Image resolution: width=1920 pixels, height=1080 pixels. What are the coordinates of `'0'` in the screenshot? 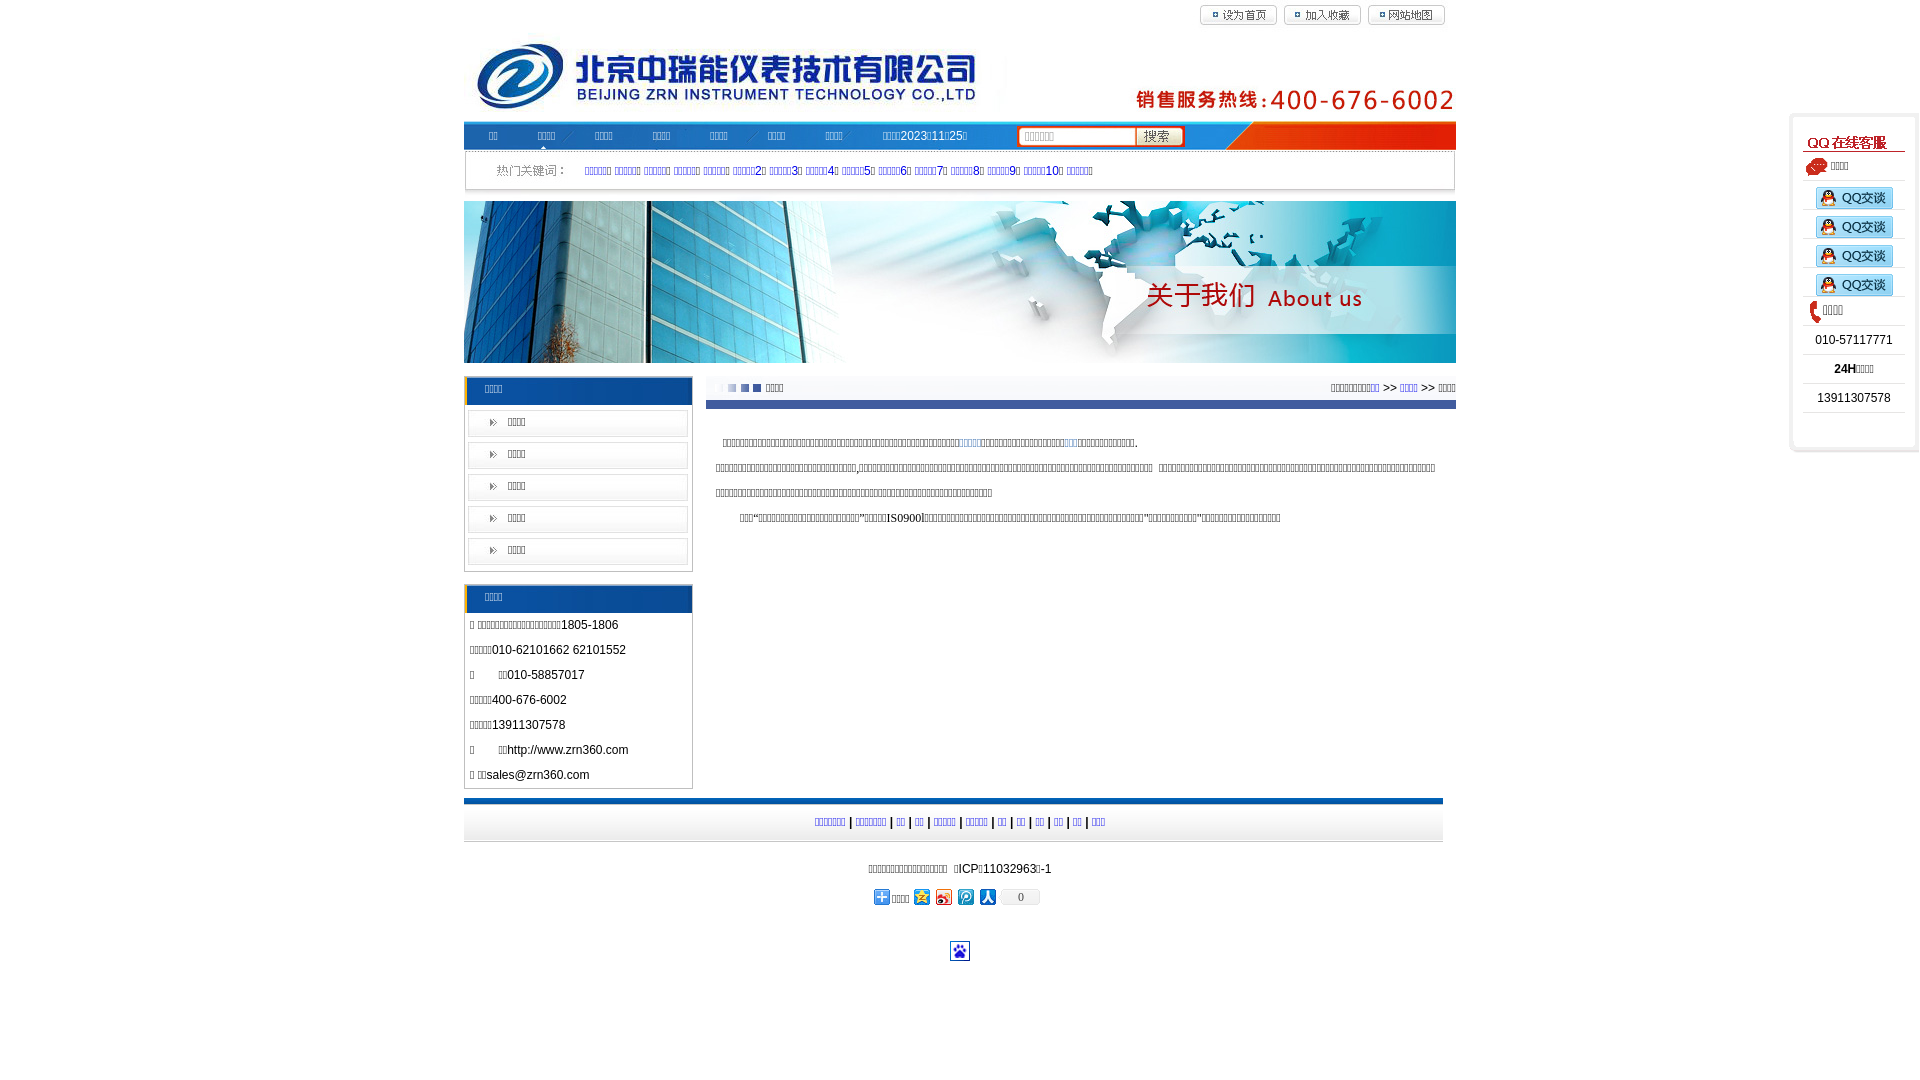 It's located at (1018, 896).